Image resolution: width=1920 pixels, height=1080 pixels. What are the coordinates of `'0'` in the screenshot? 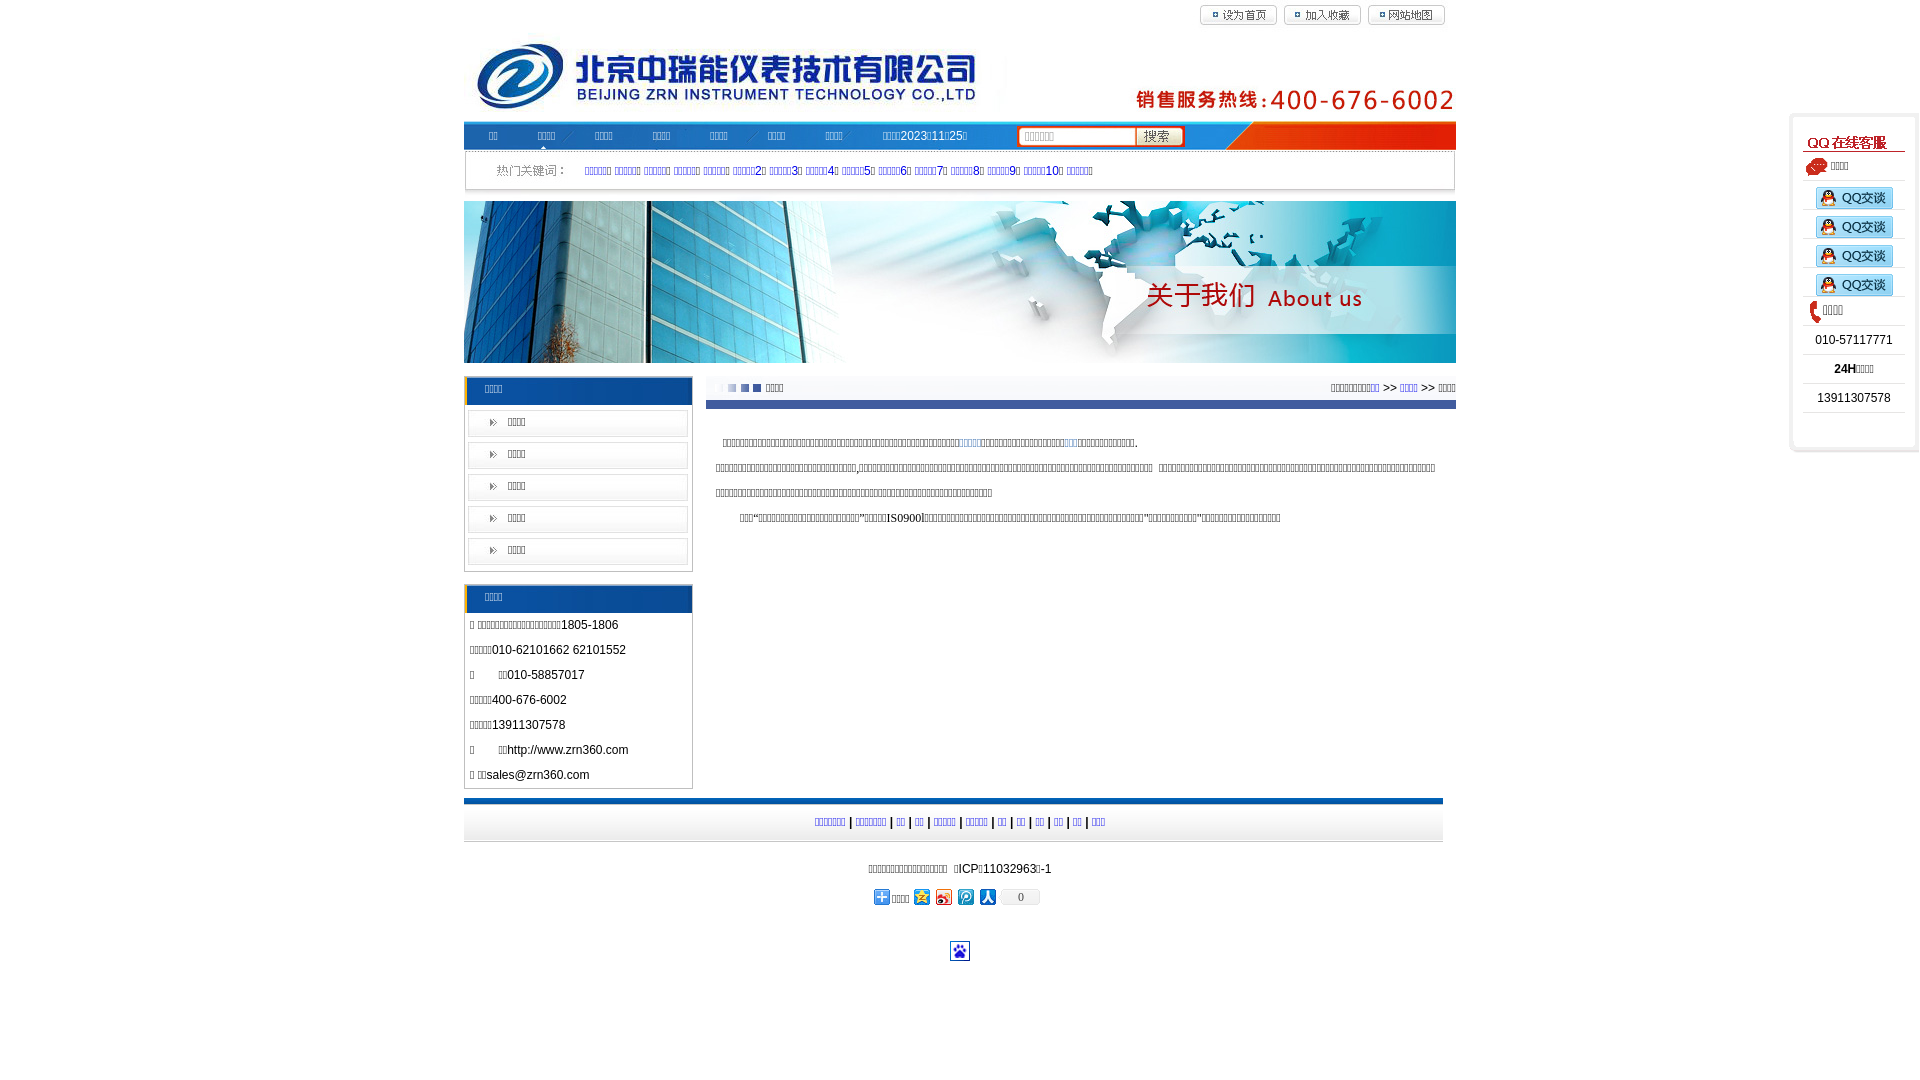 It's located at (1018, 896).